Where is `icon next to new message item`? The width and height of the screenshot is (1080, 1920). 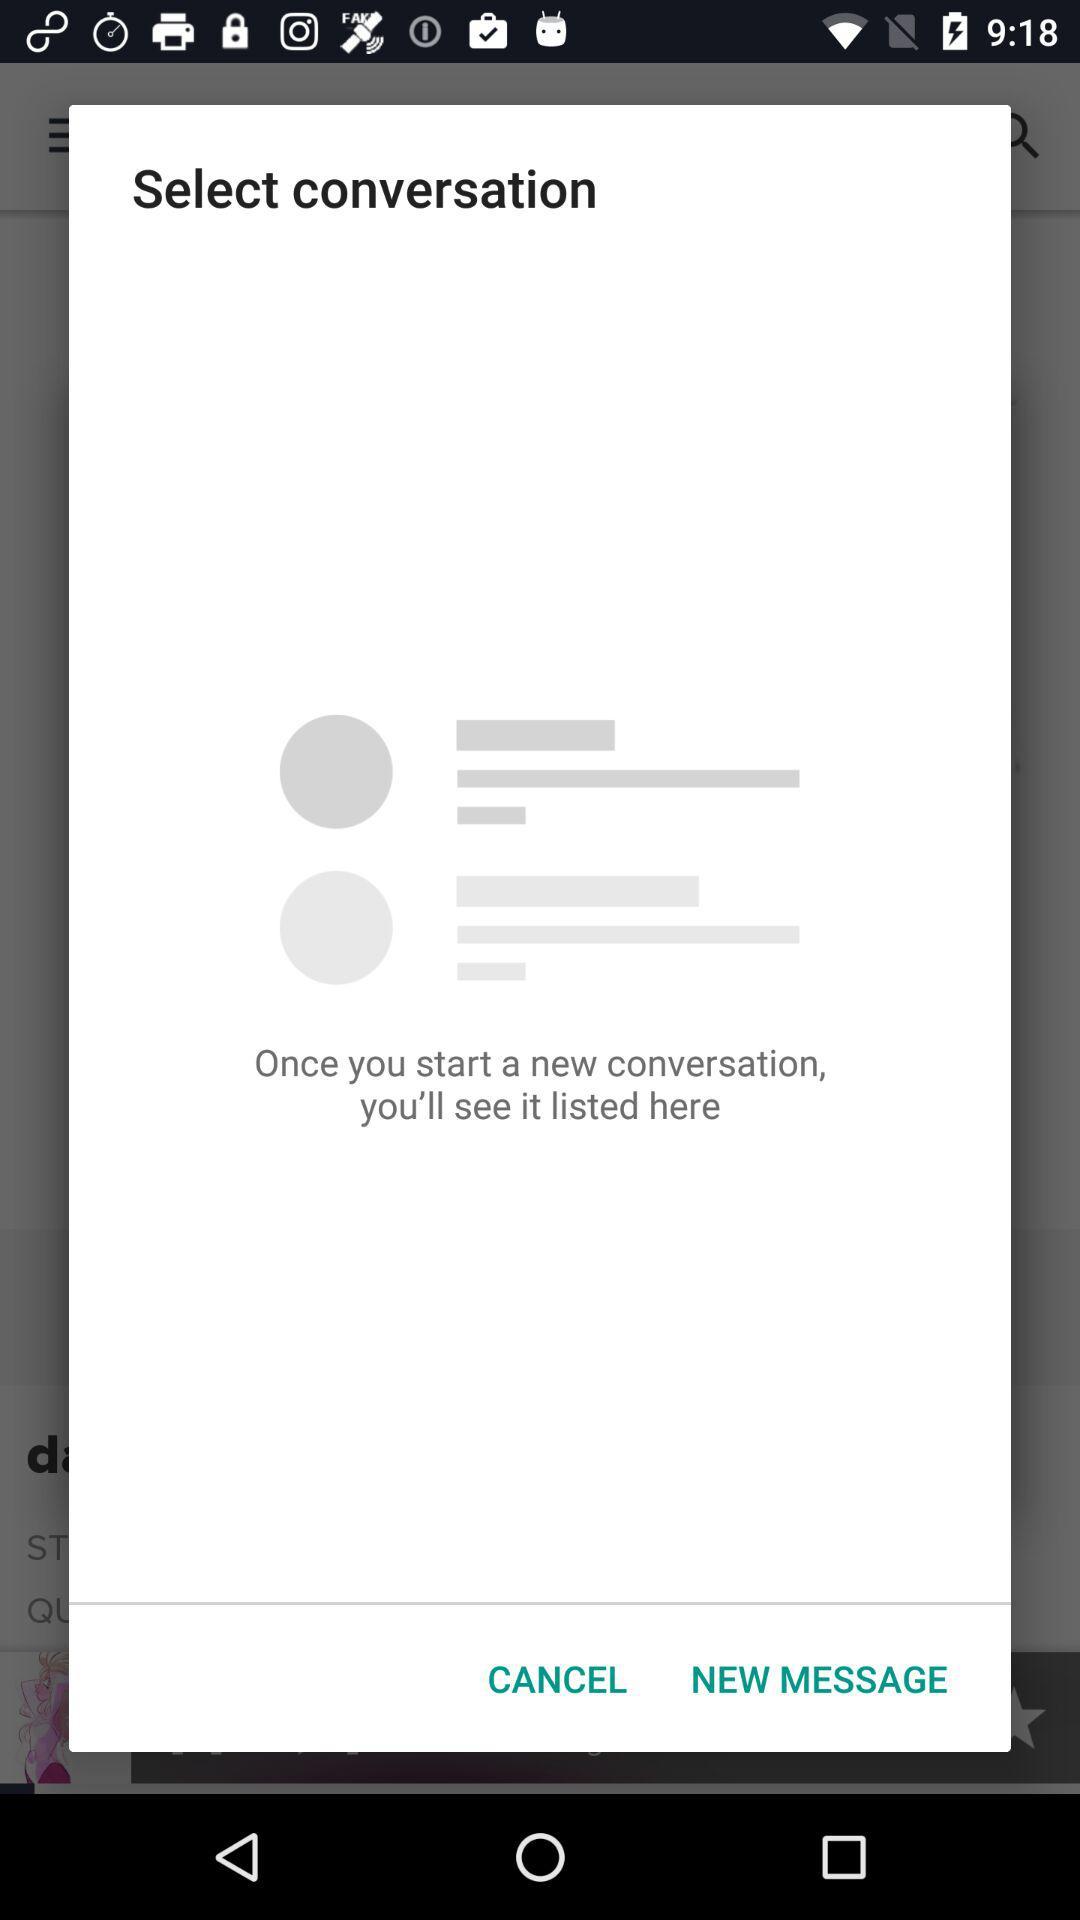
icon next to new message item is located at coordinates (557, 1678).